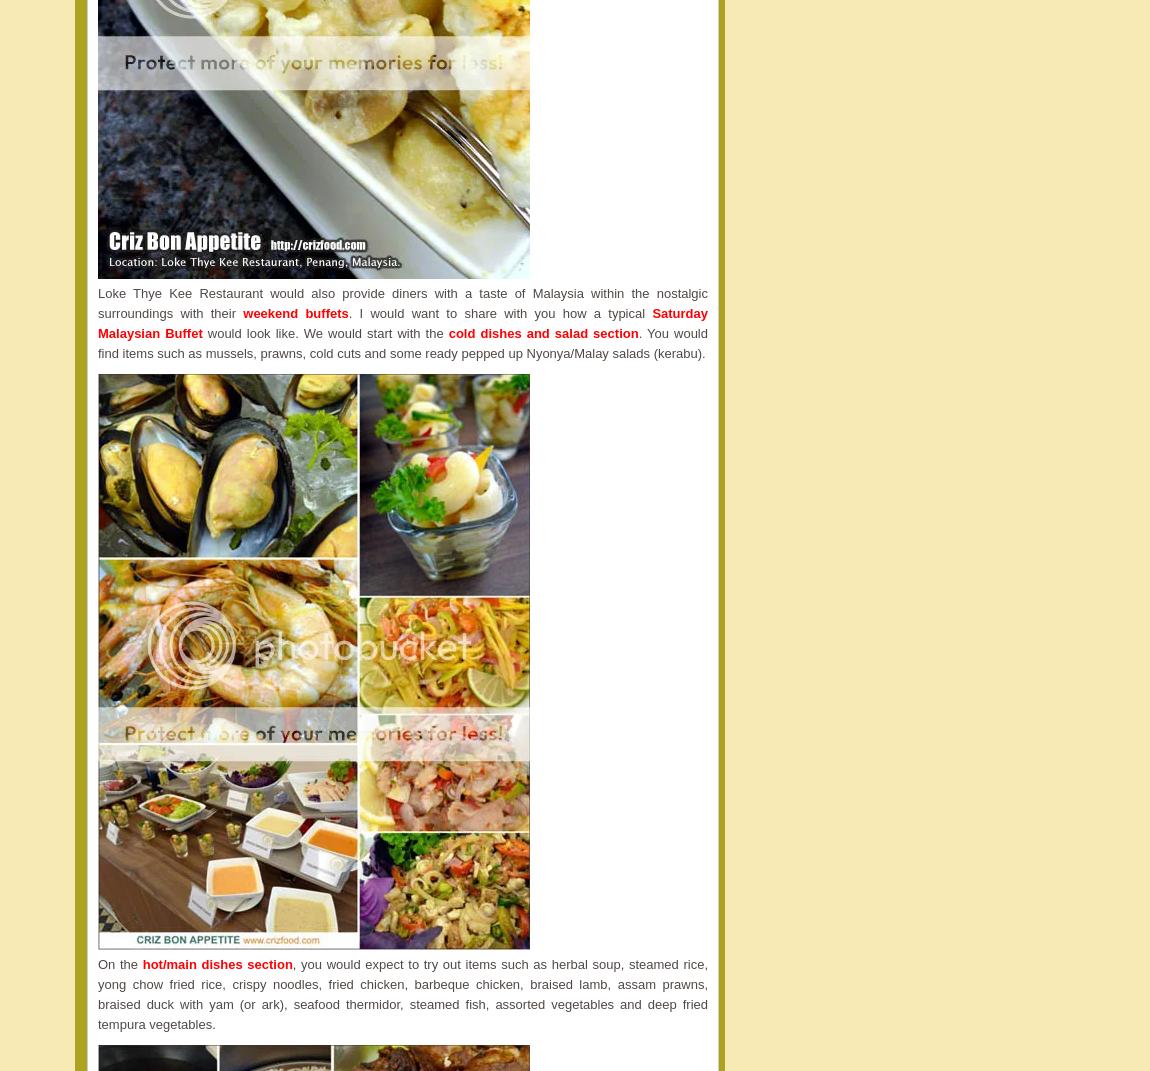  What do you see at coordinates (402, 341) in the screenshot?
I see `'. You would find items such as mussels, prawns, cold cuts and some ready pepped up Nyonya/Malay salads (kerabu).'` at bounding box center [402, 341].